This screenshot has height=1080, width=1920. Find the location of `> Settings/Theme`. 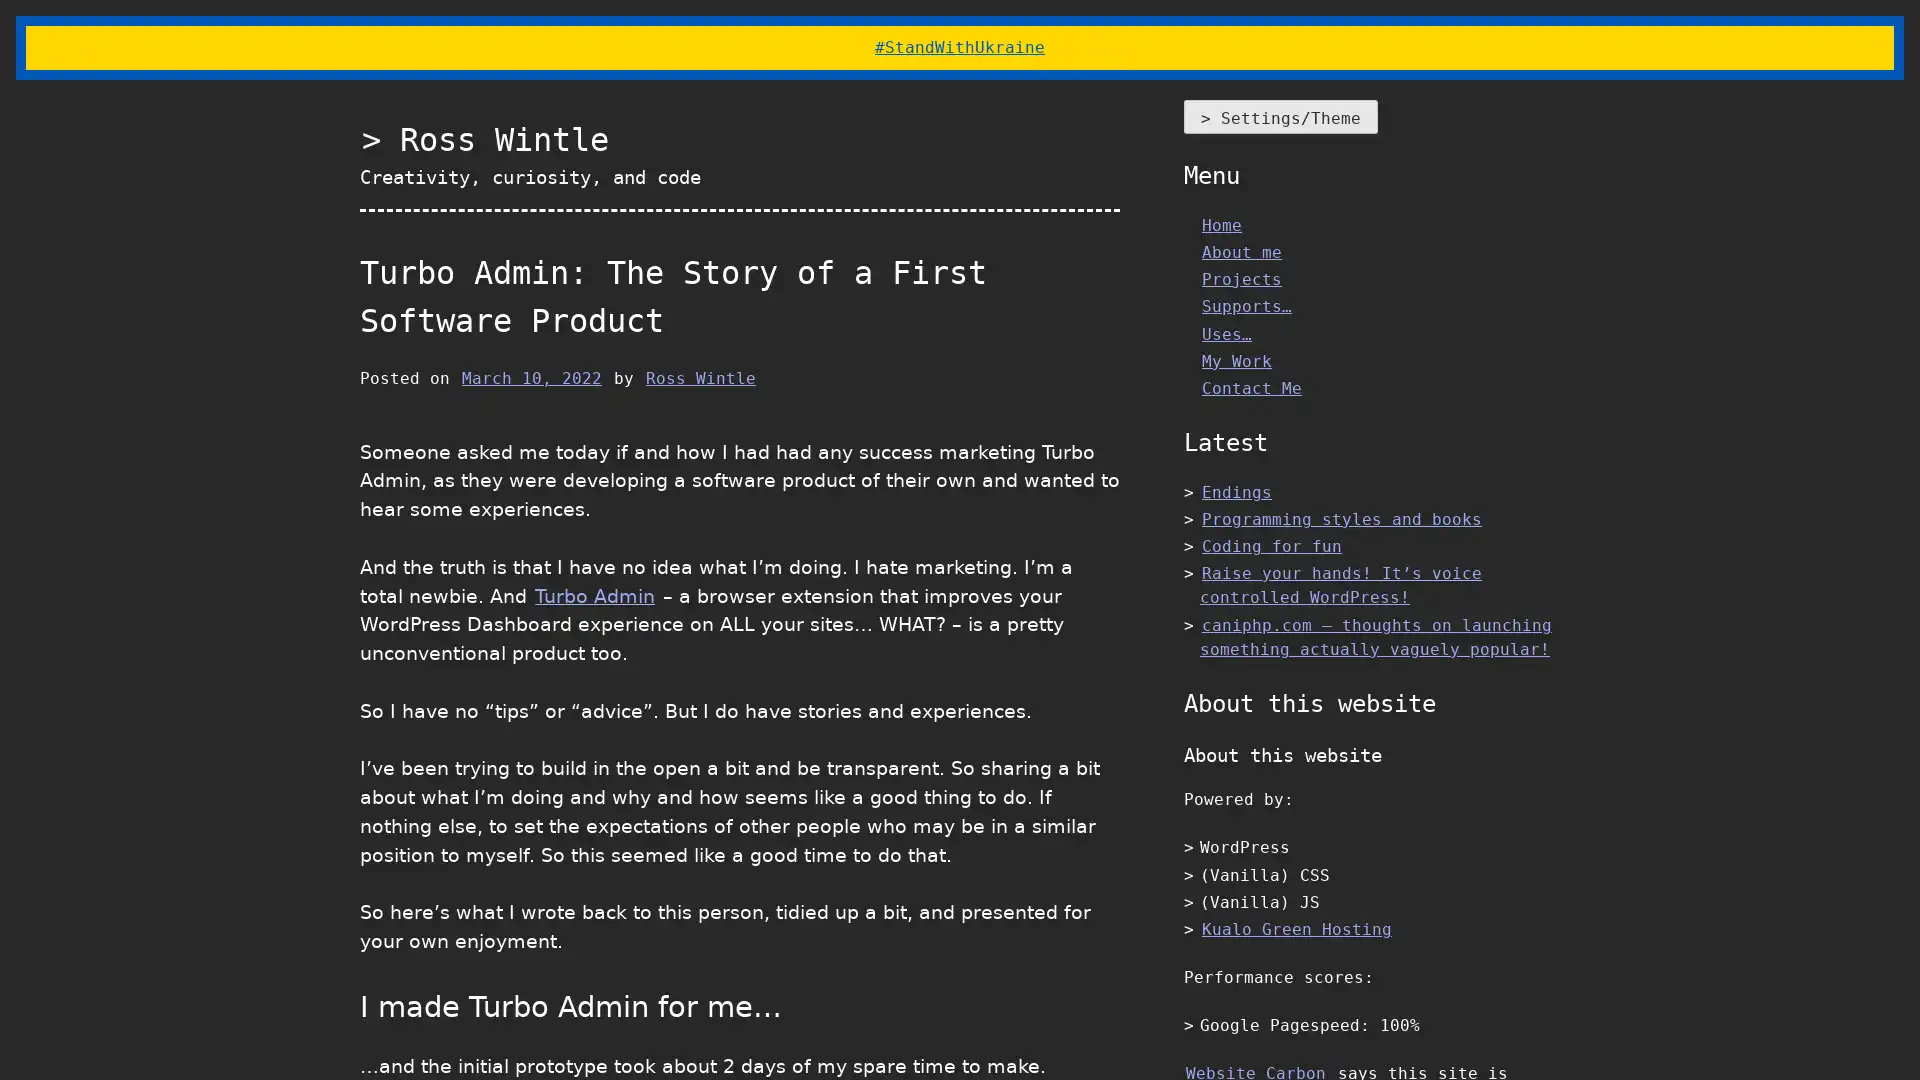

> Settings/Theme is located at coordinates (1281, 116).